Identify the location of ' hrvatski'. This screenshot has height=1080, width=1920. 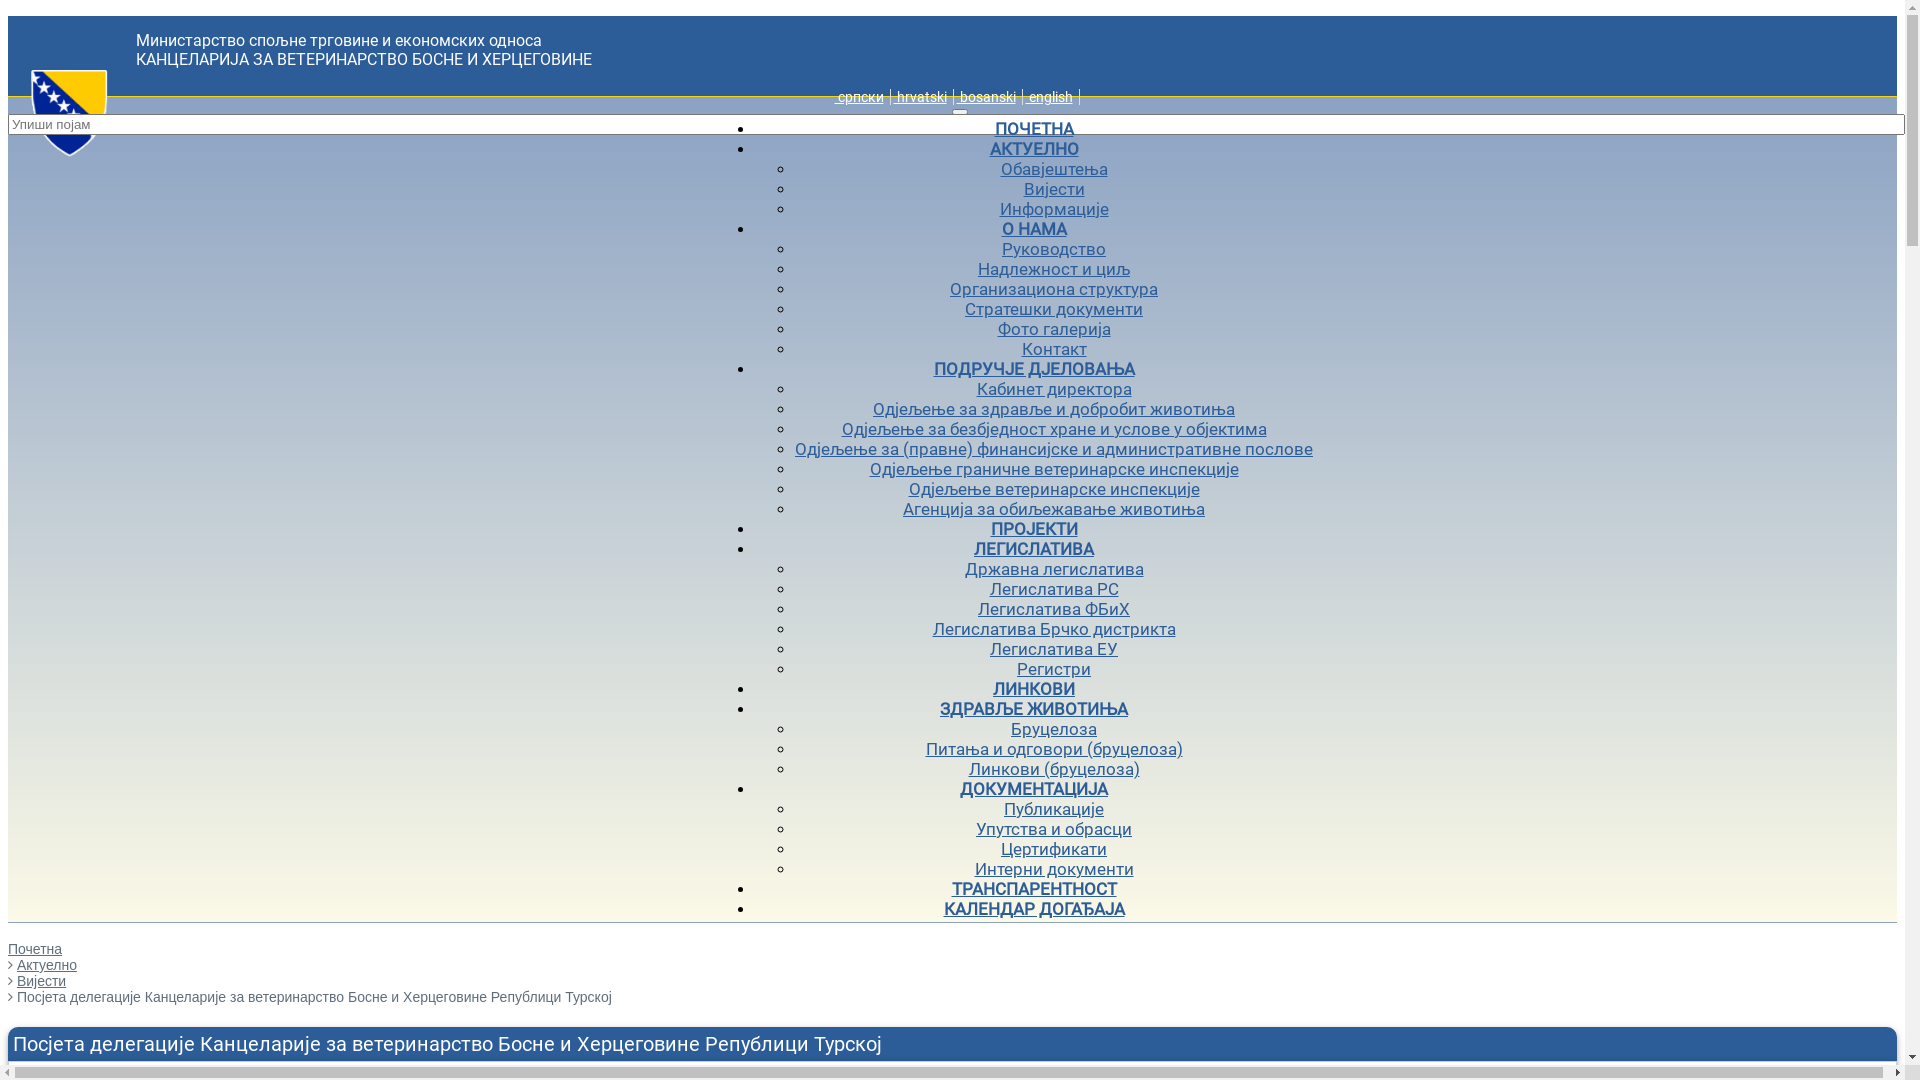
(919, 96).